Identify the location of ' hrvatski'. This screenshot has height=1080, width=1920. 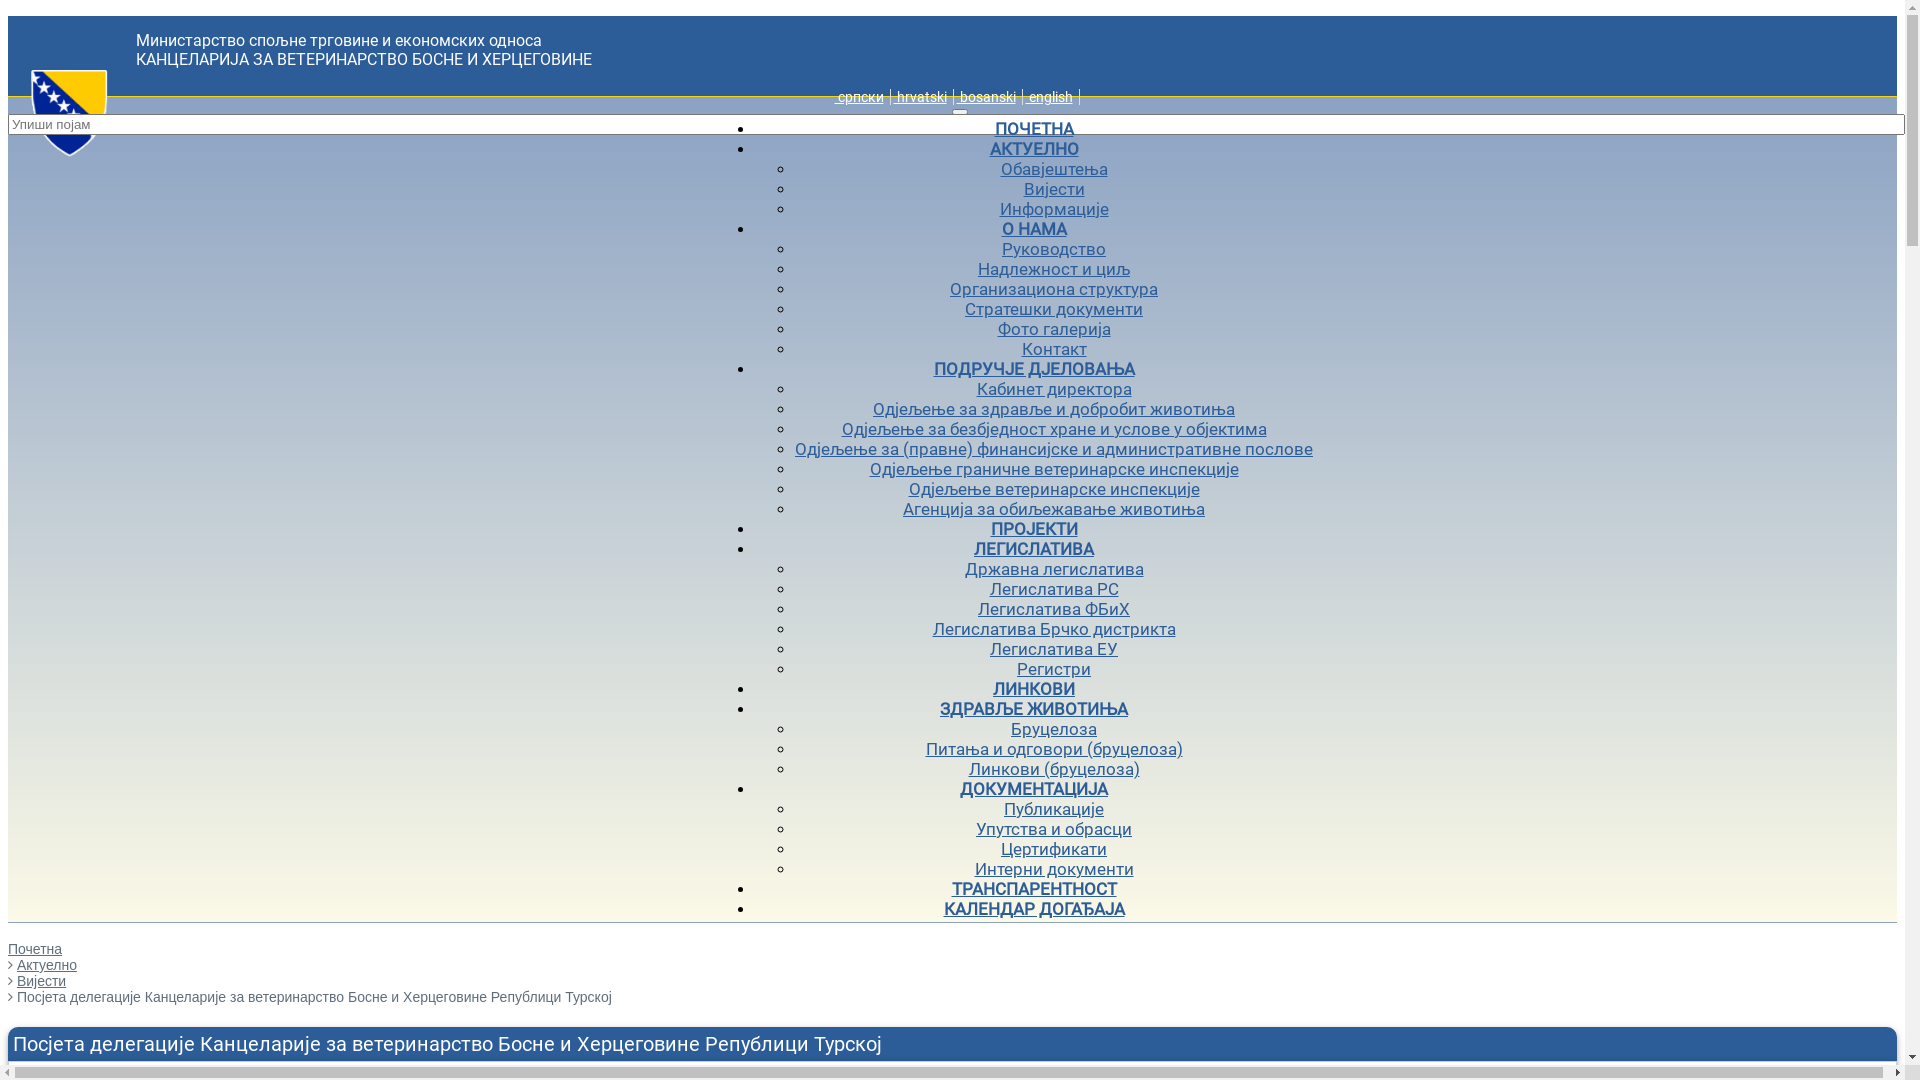
(919, 96).